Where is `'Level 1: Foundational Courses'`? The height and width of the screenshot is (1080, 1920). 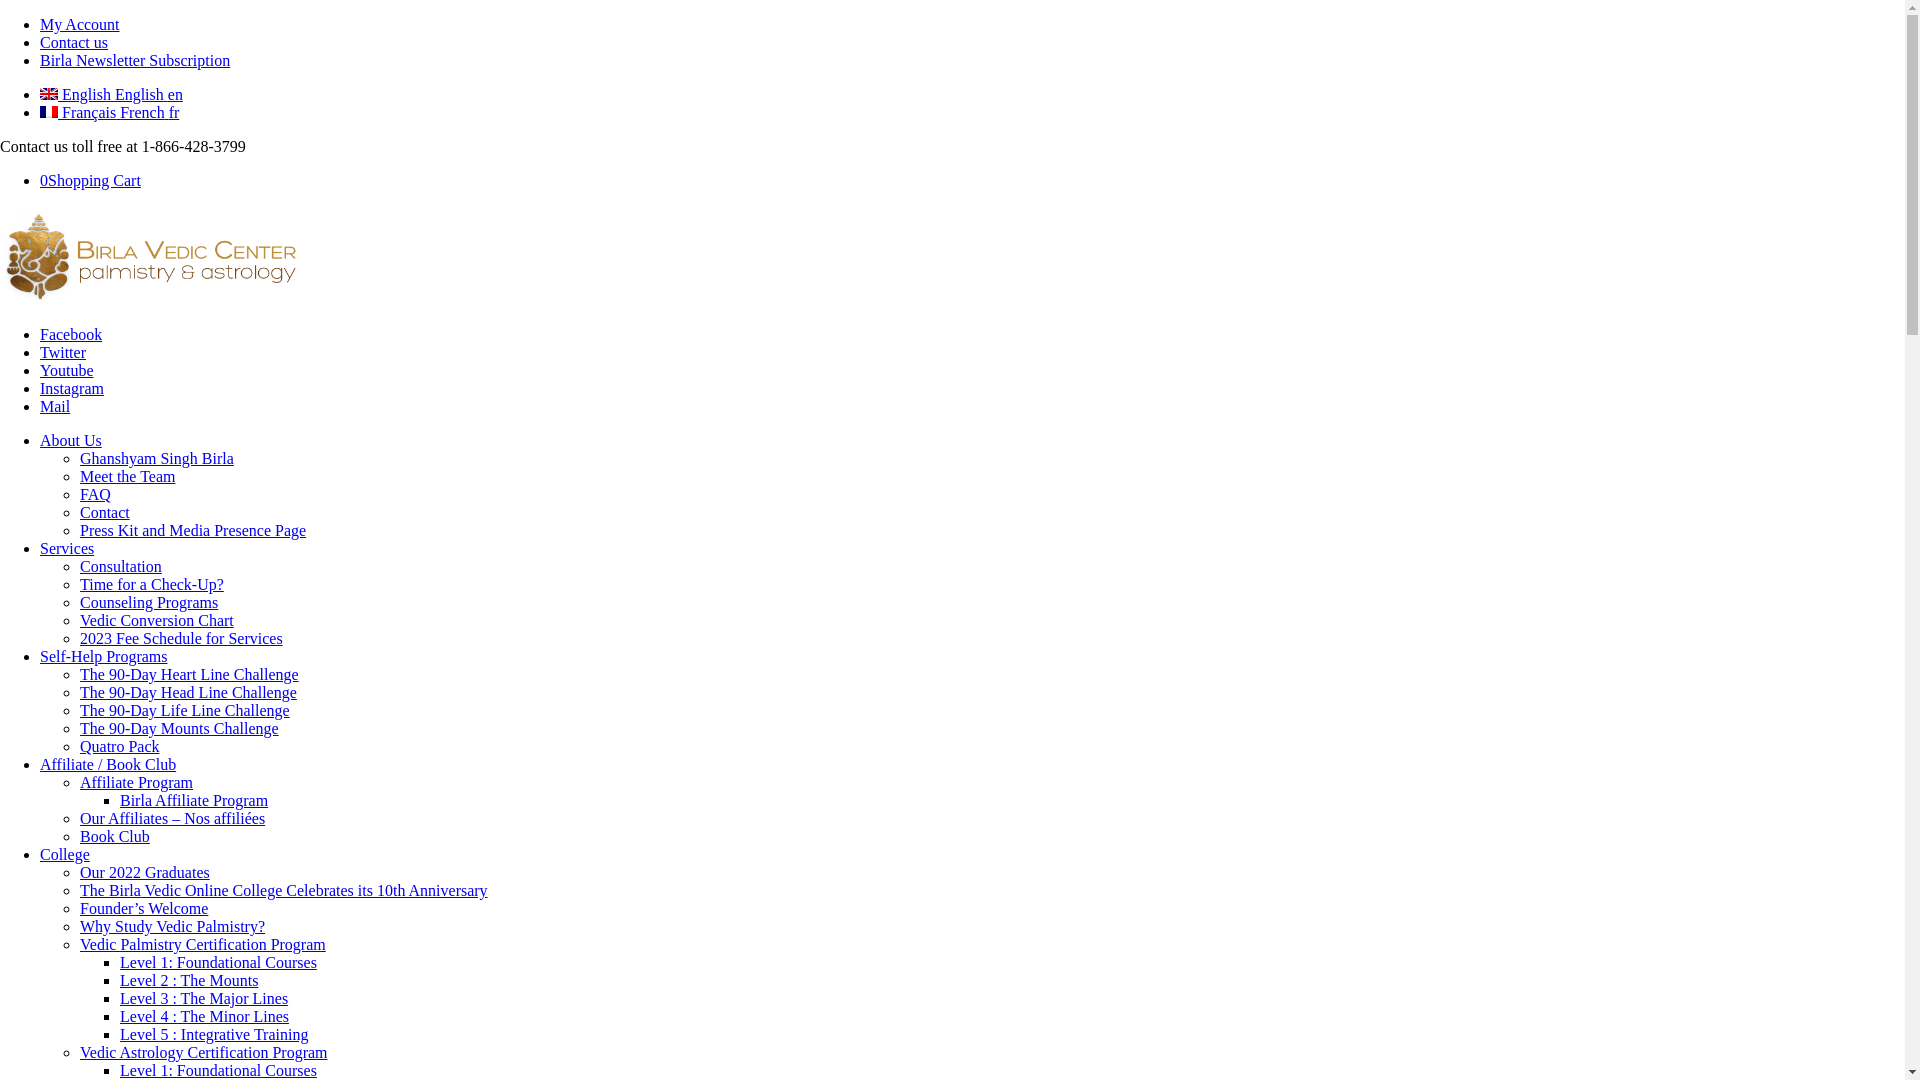 'Level 1: Foundational Courses' is located at coordinates (218, 1069).